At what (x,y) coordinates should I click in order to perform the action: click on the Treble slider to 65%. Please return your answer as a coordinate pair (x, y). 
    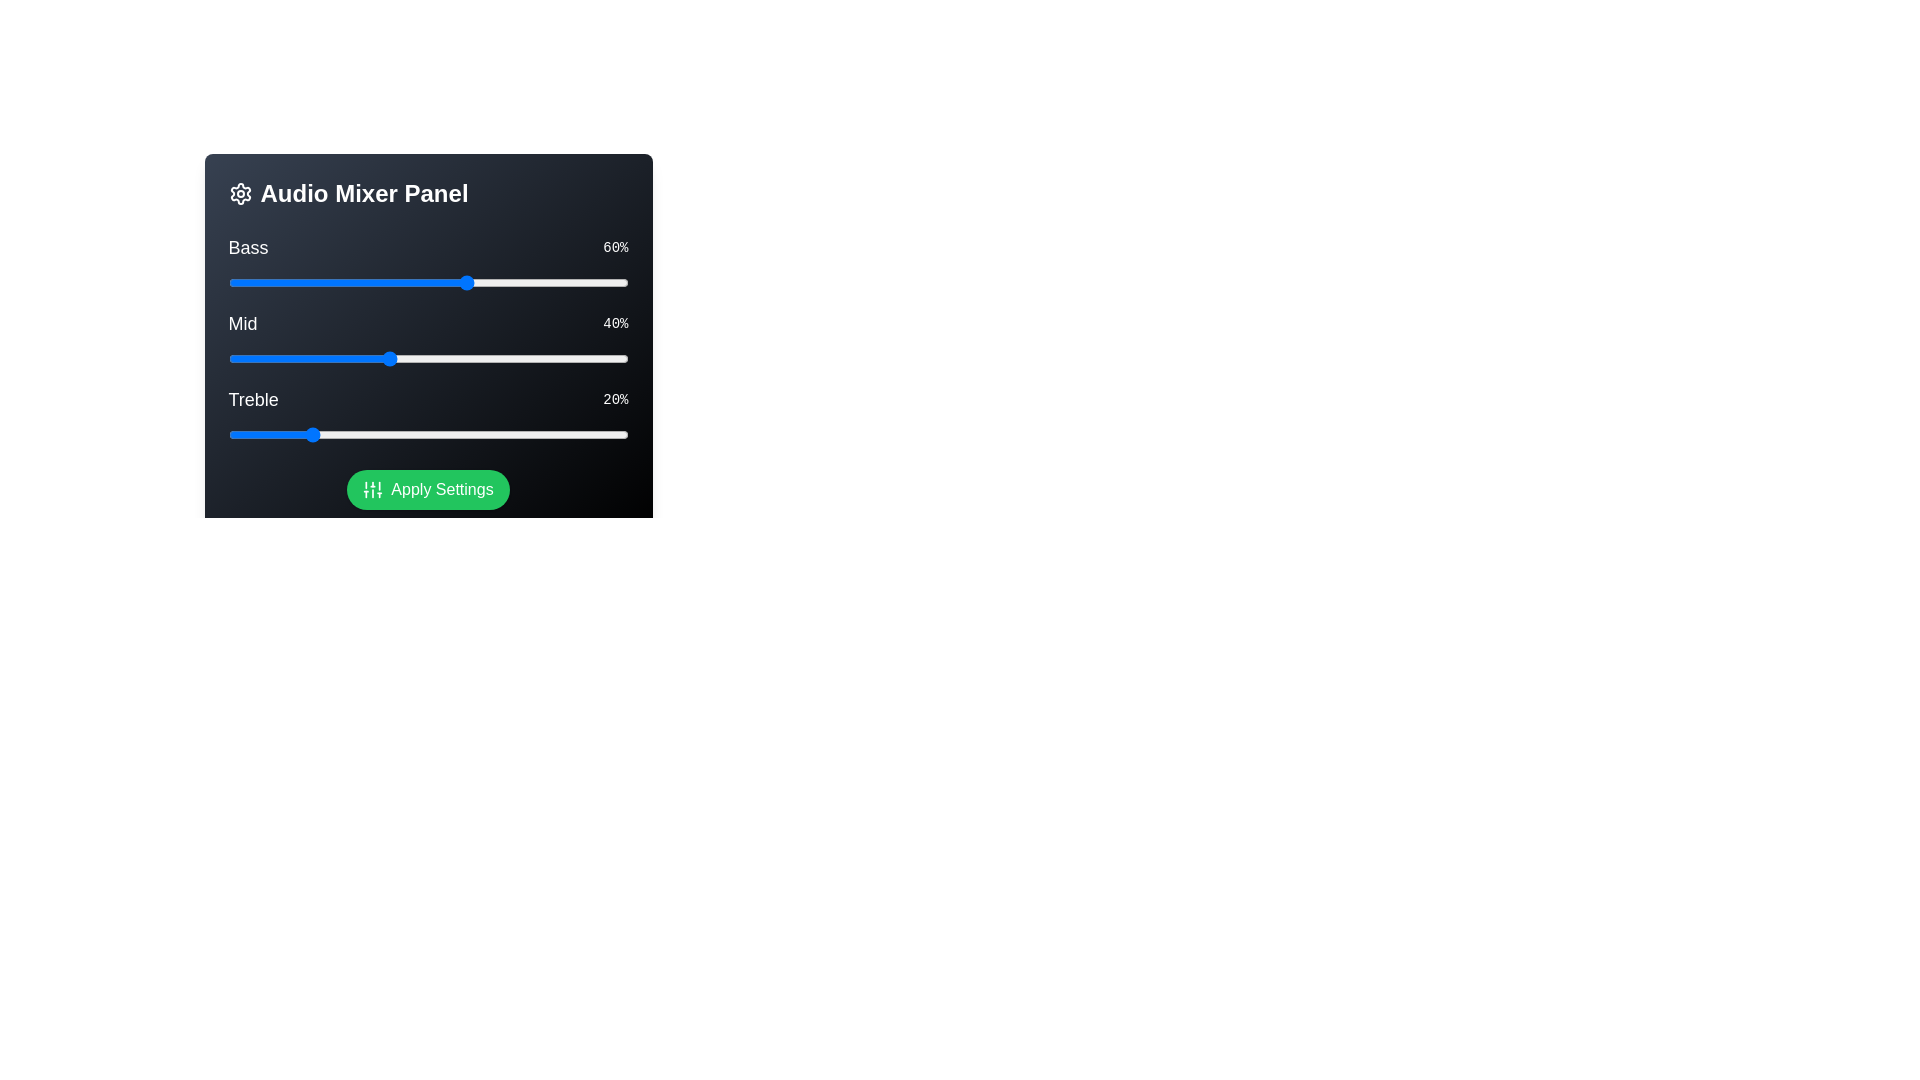
    Looking at the image, I should click on (488, 434).